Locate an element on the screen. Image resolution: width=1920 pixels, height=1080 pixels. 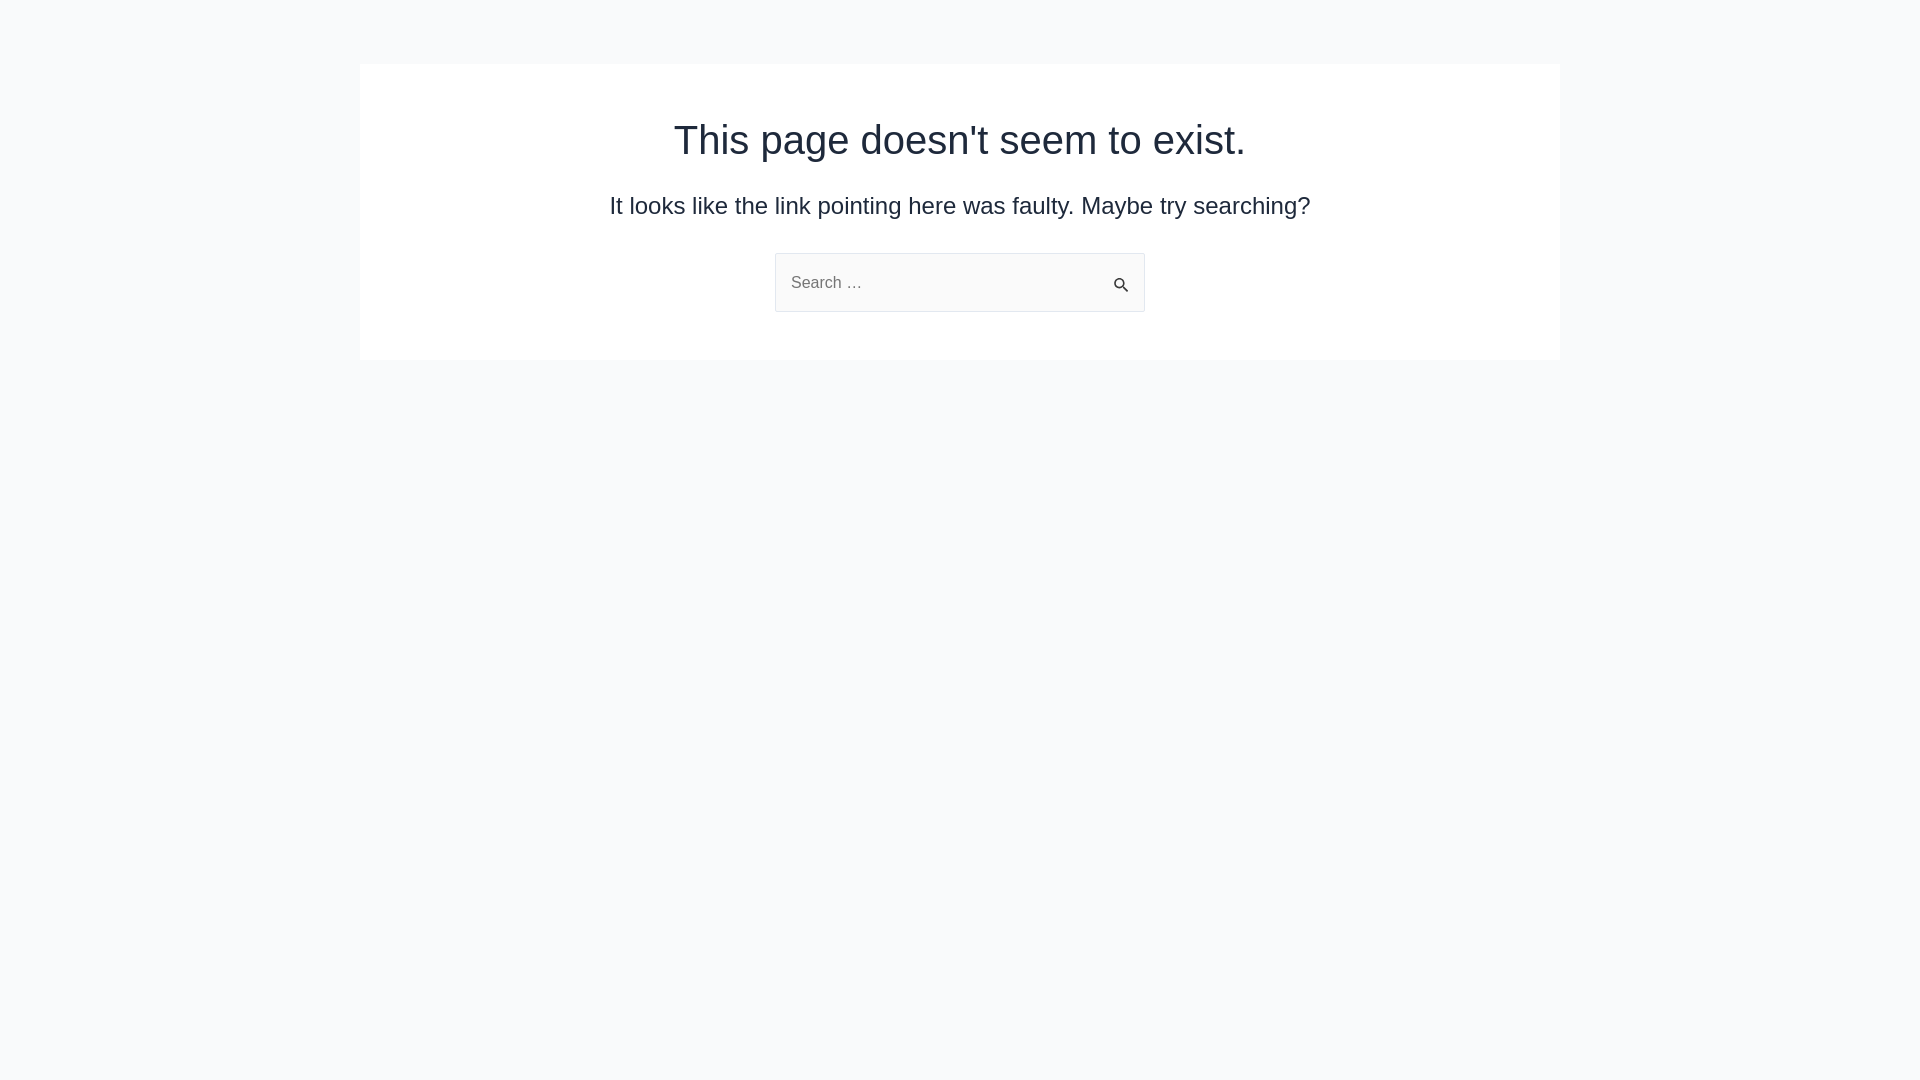
'Search' is located at coordinates (1122, 273).